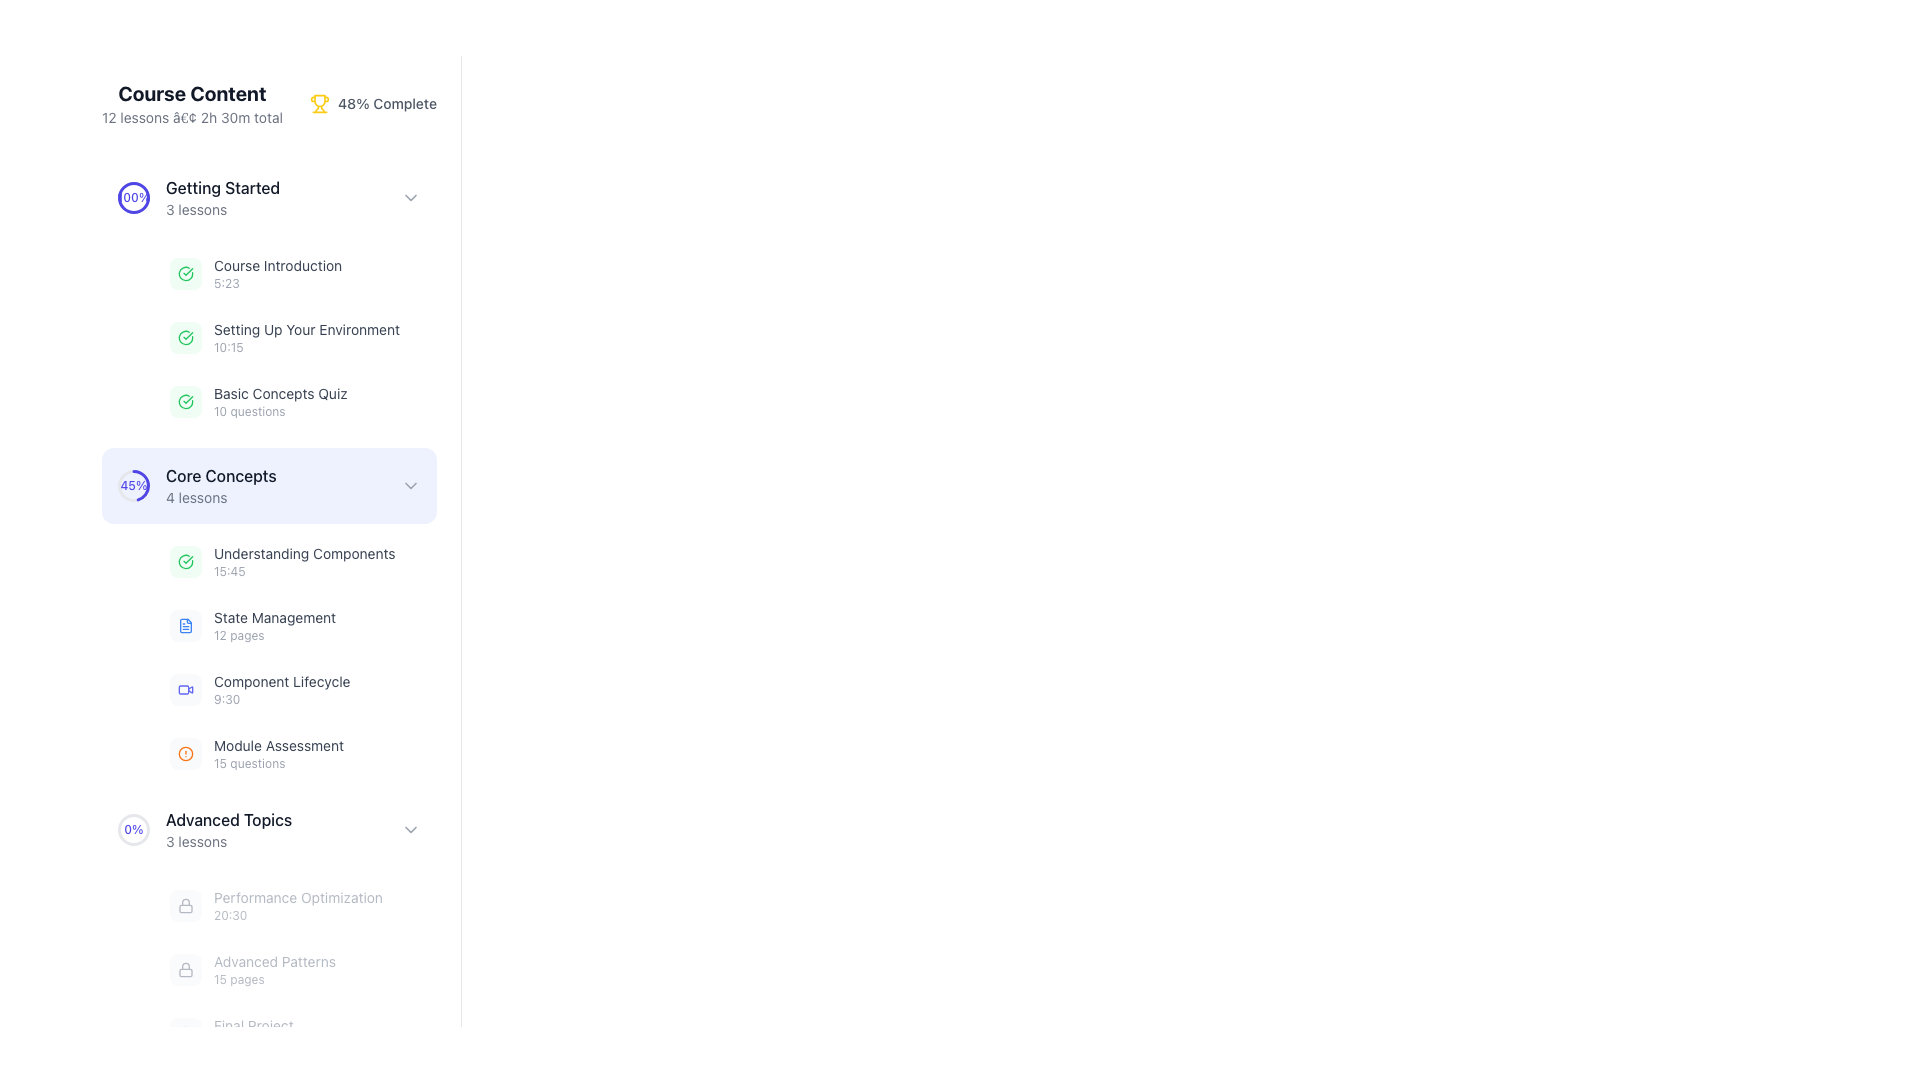  I want to click on the Collapsible Section Header for the 'Advanced Topics' module, so click(268, 829).